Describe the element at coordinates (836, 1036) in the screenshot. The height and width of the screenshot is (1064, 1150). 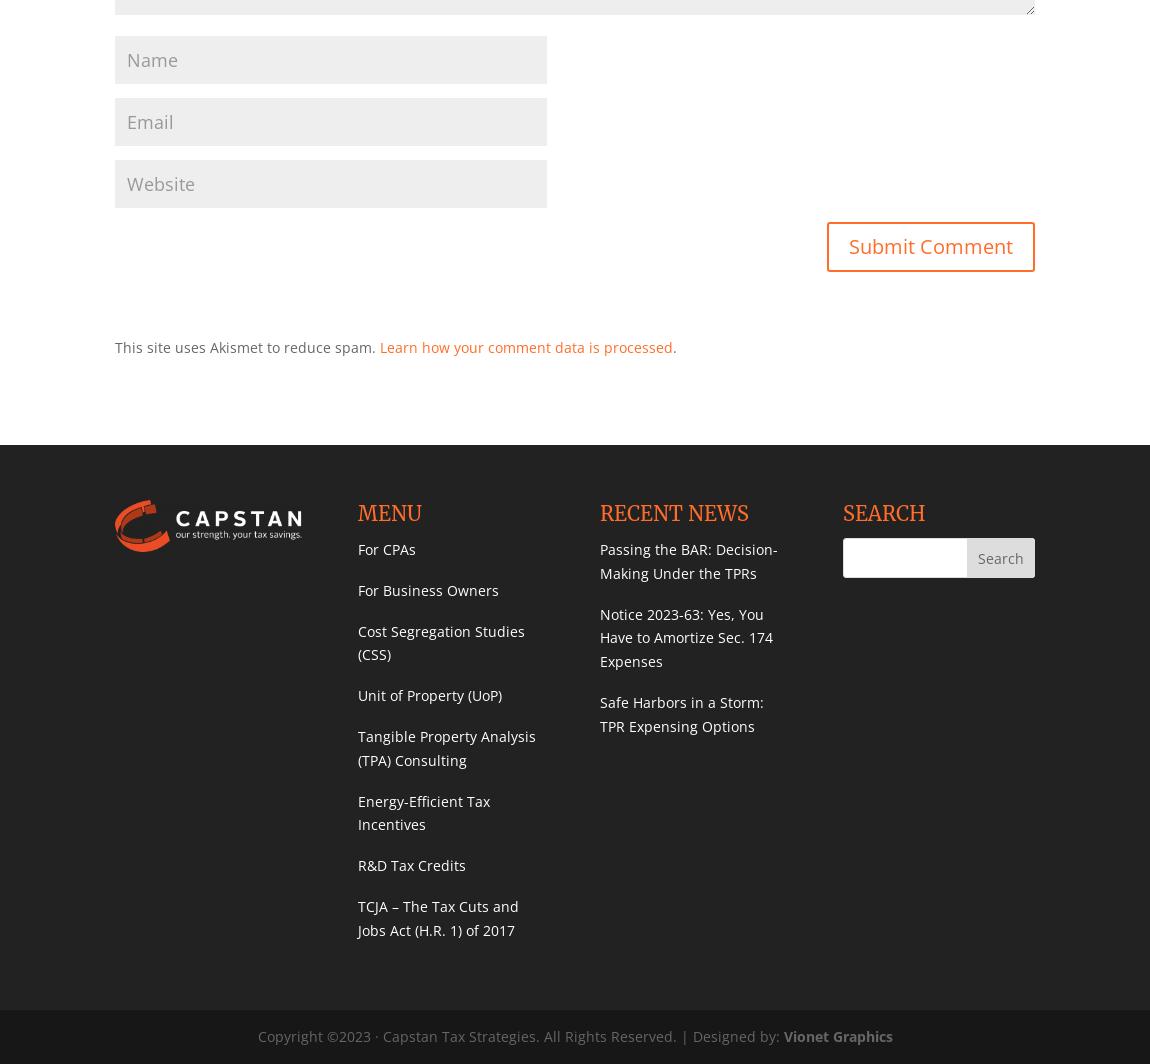
I see `'Vionet Graphics'` at that location.